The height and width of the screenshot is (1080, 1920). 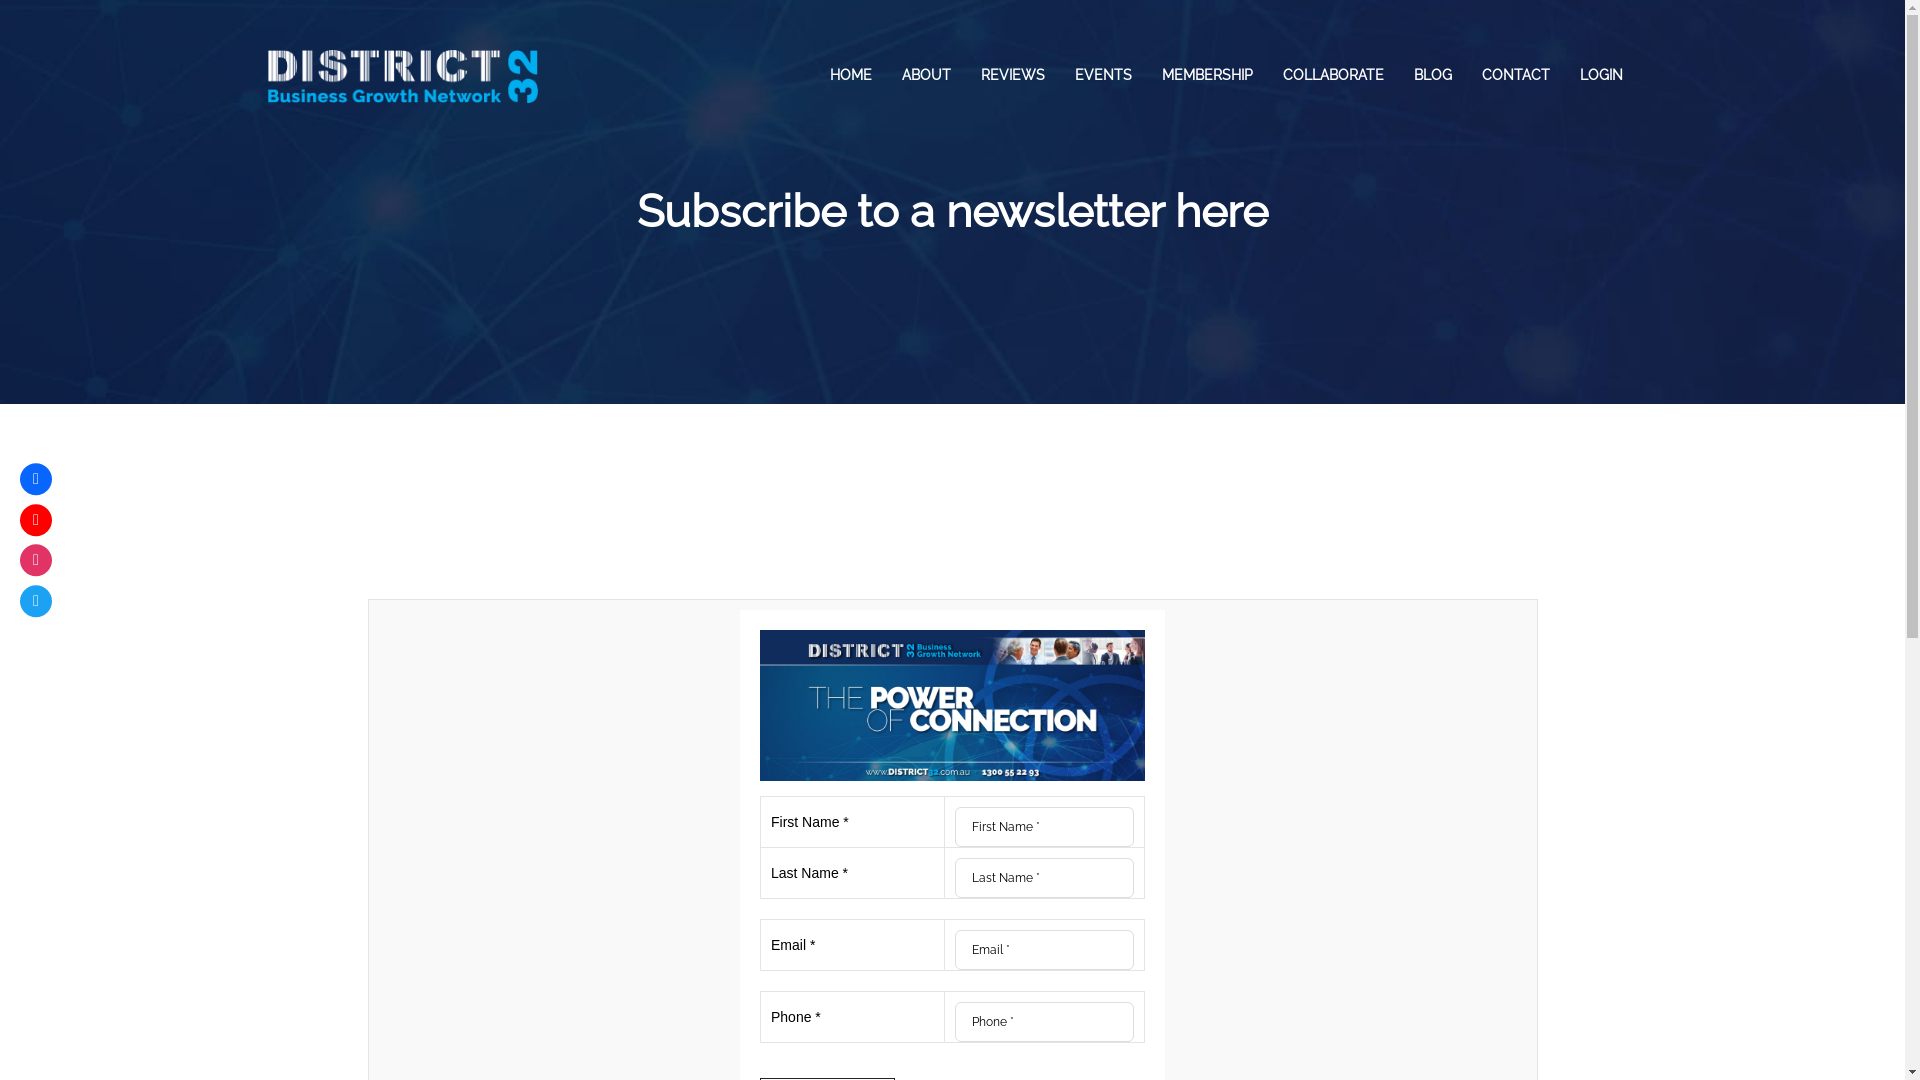 I want to click on 'BLOG', so click(x=1396, y=73).